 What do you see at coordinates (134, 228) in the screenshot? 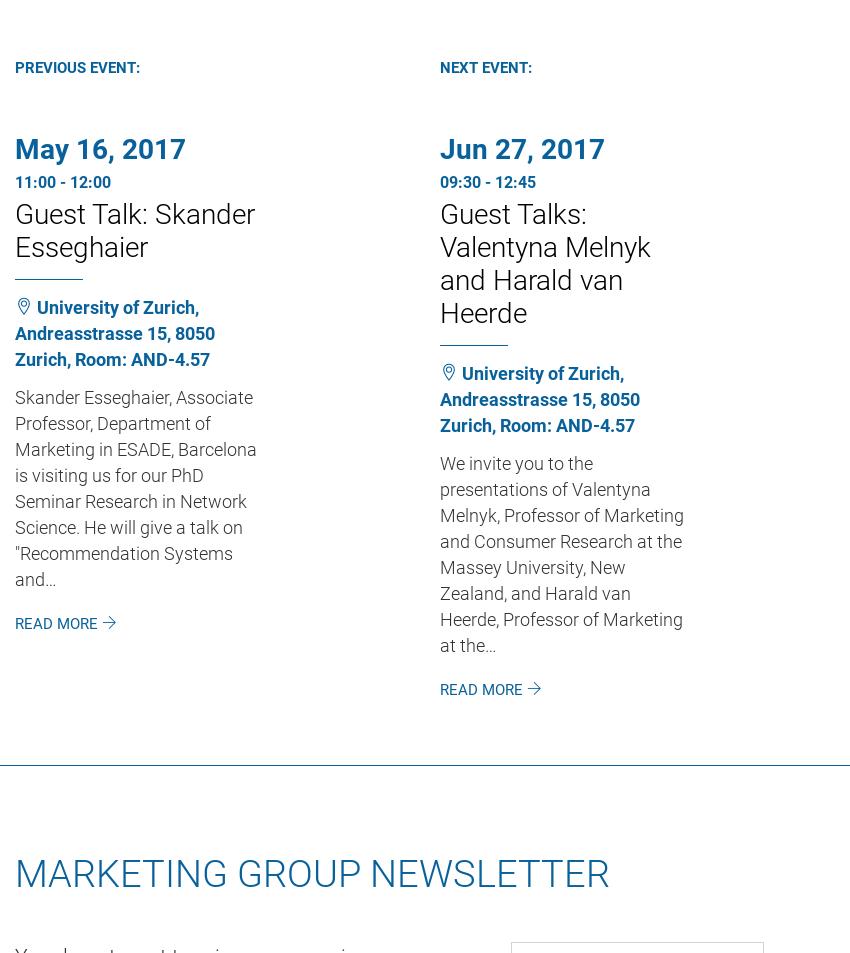
I see `'Guest Talk: Skander Esseghaier'` at bounding box center [134, 228].